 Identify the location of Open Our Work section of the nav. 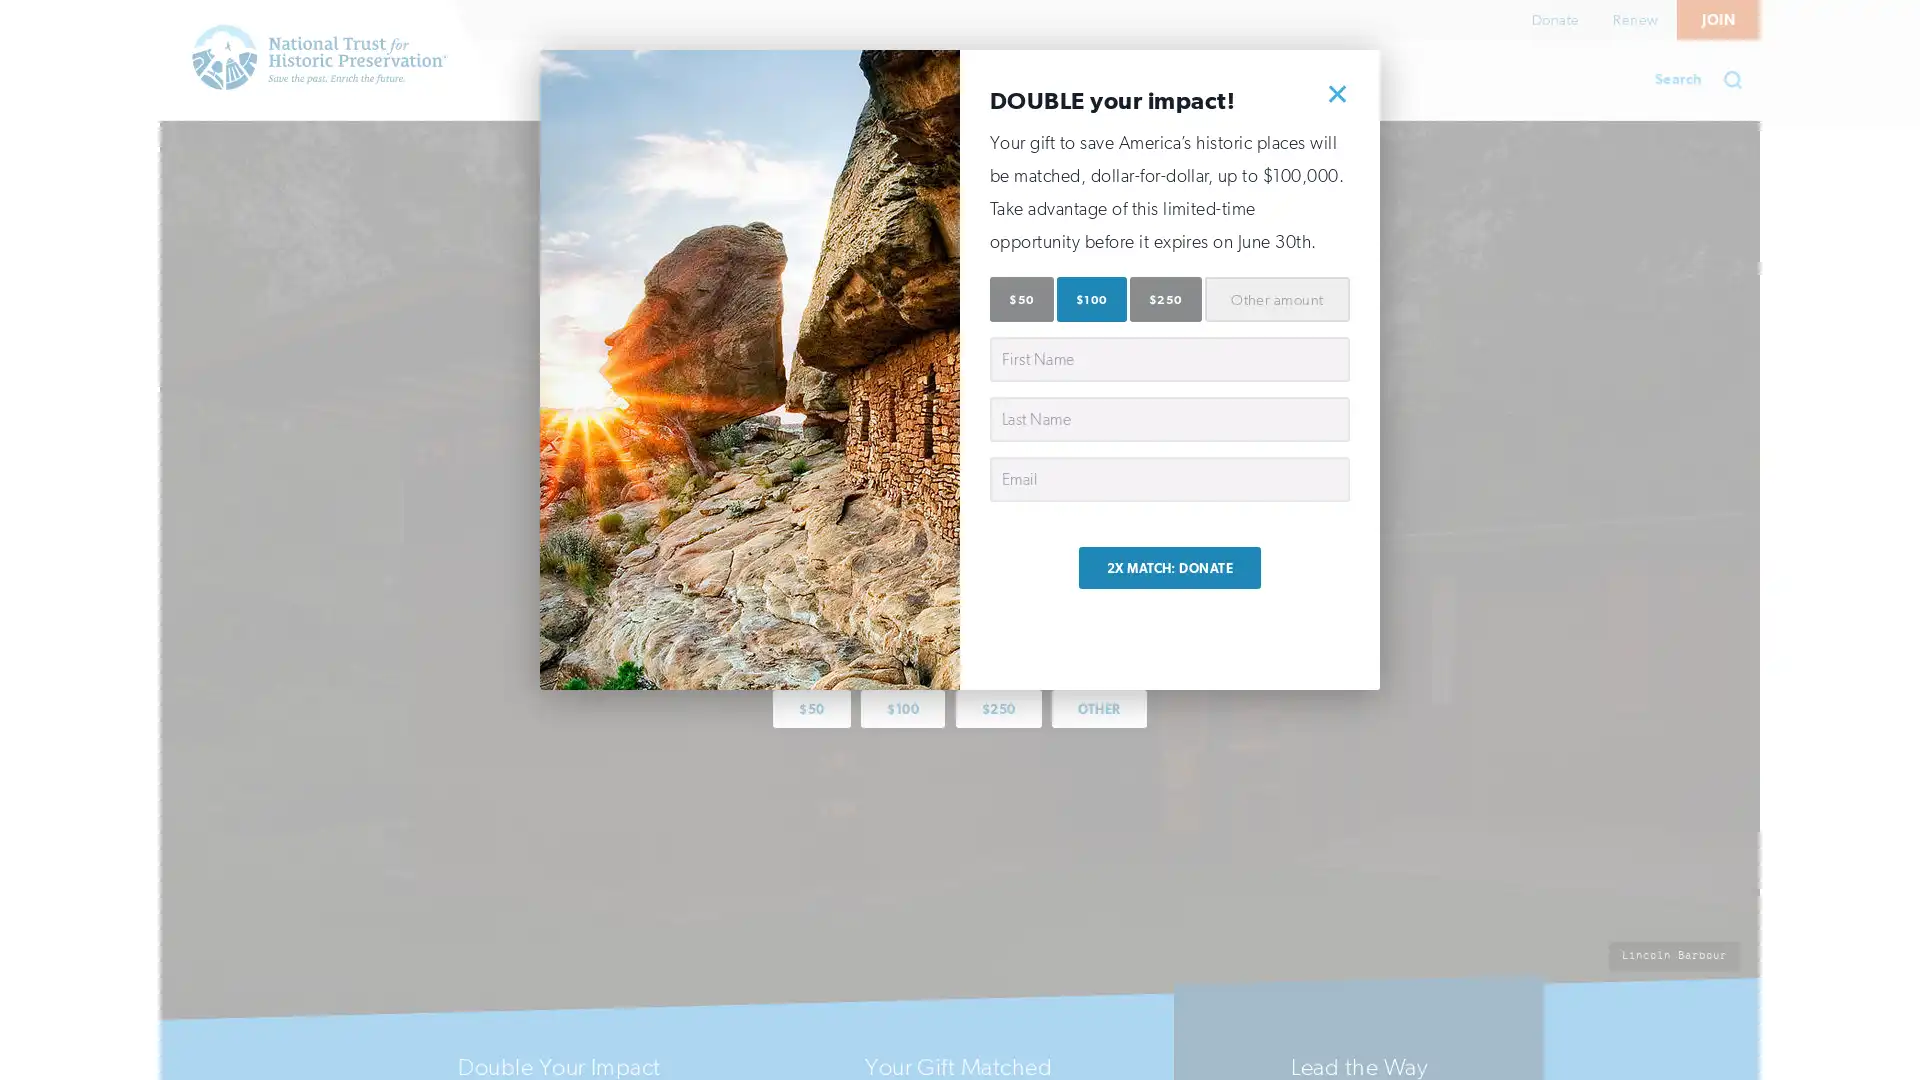
(974, 79).